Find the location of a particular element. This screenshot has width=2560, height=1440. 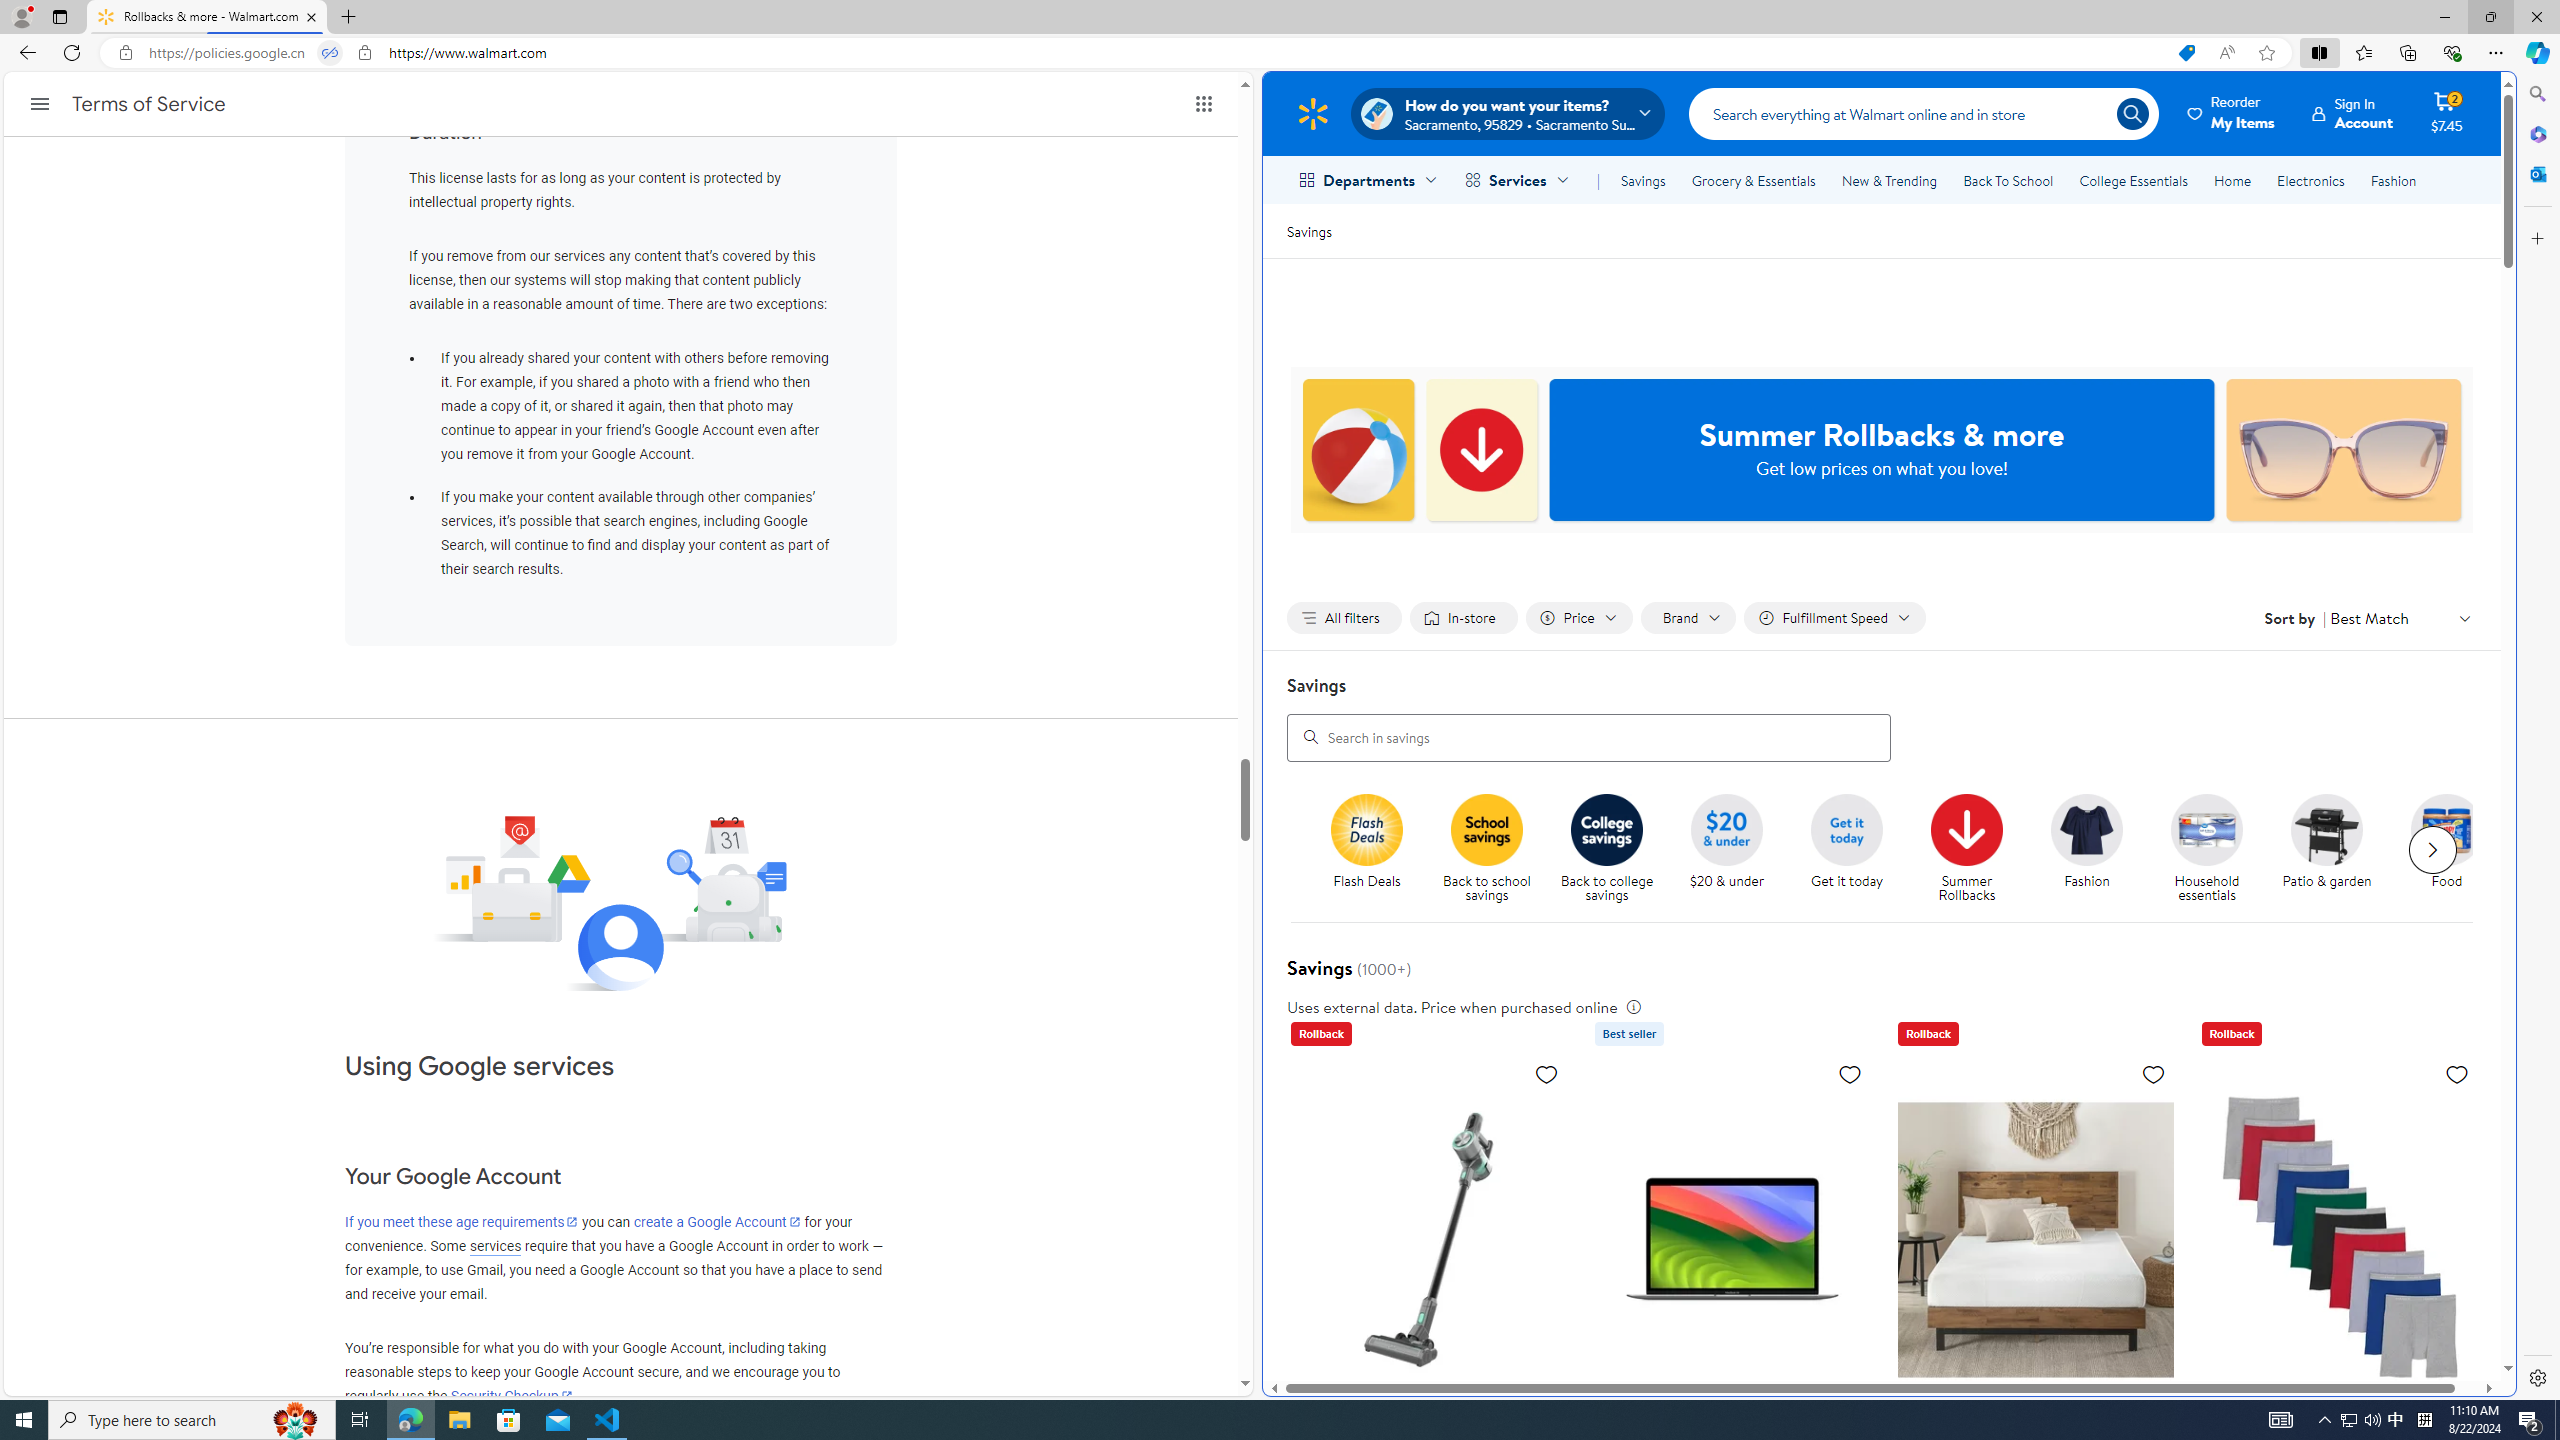

'Sort by Best Match' is located at coordinates (2401, 616).